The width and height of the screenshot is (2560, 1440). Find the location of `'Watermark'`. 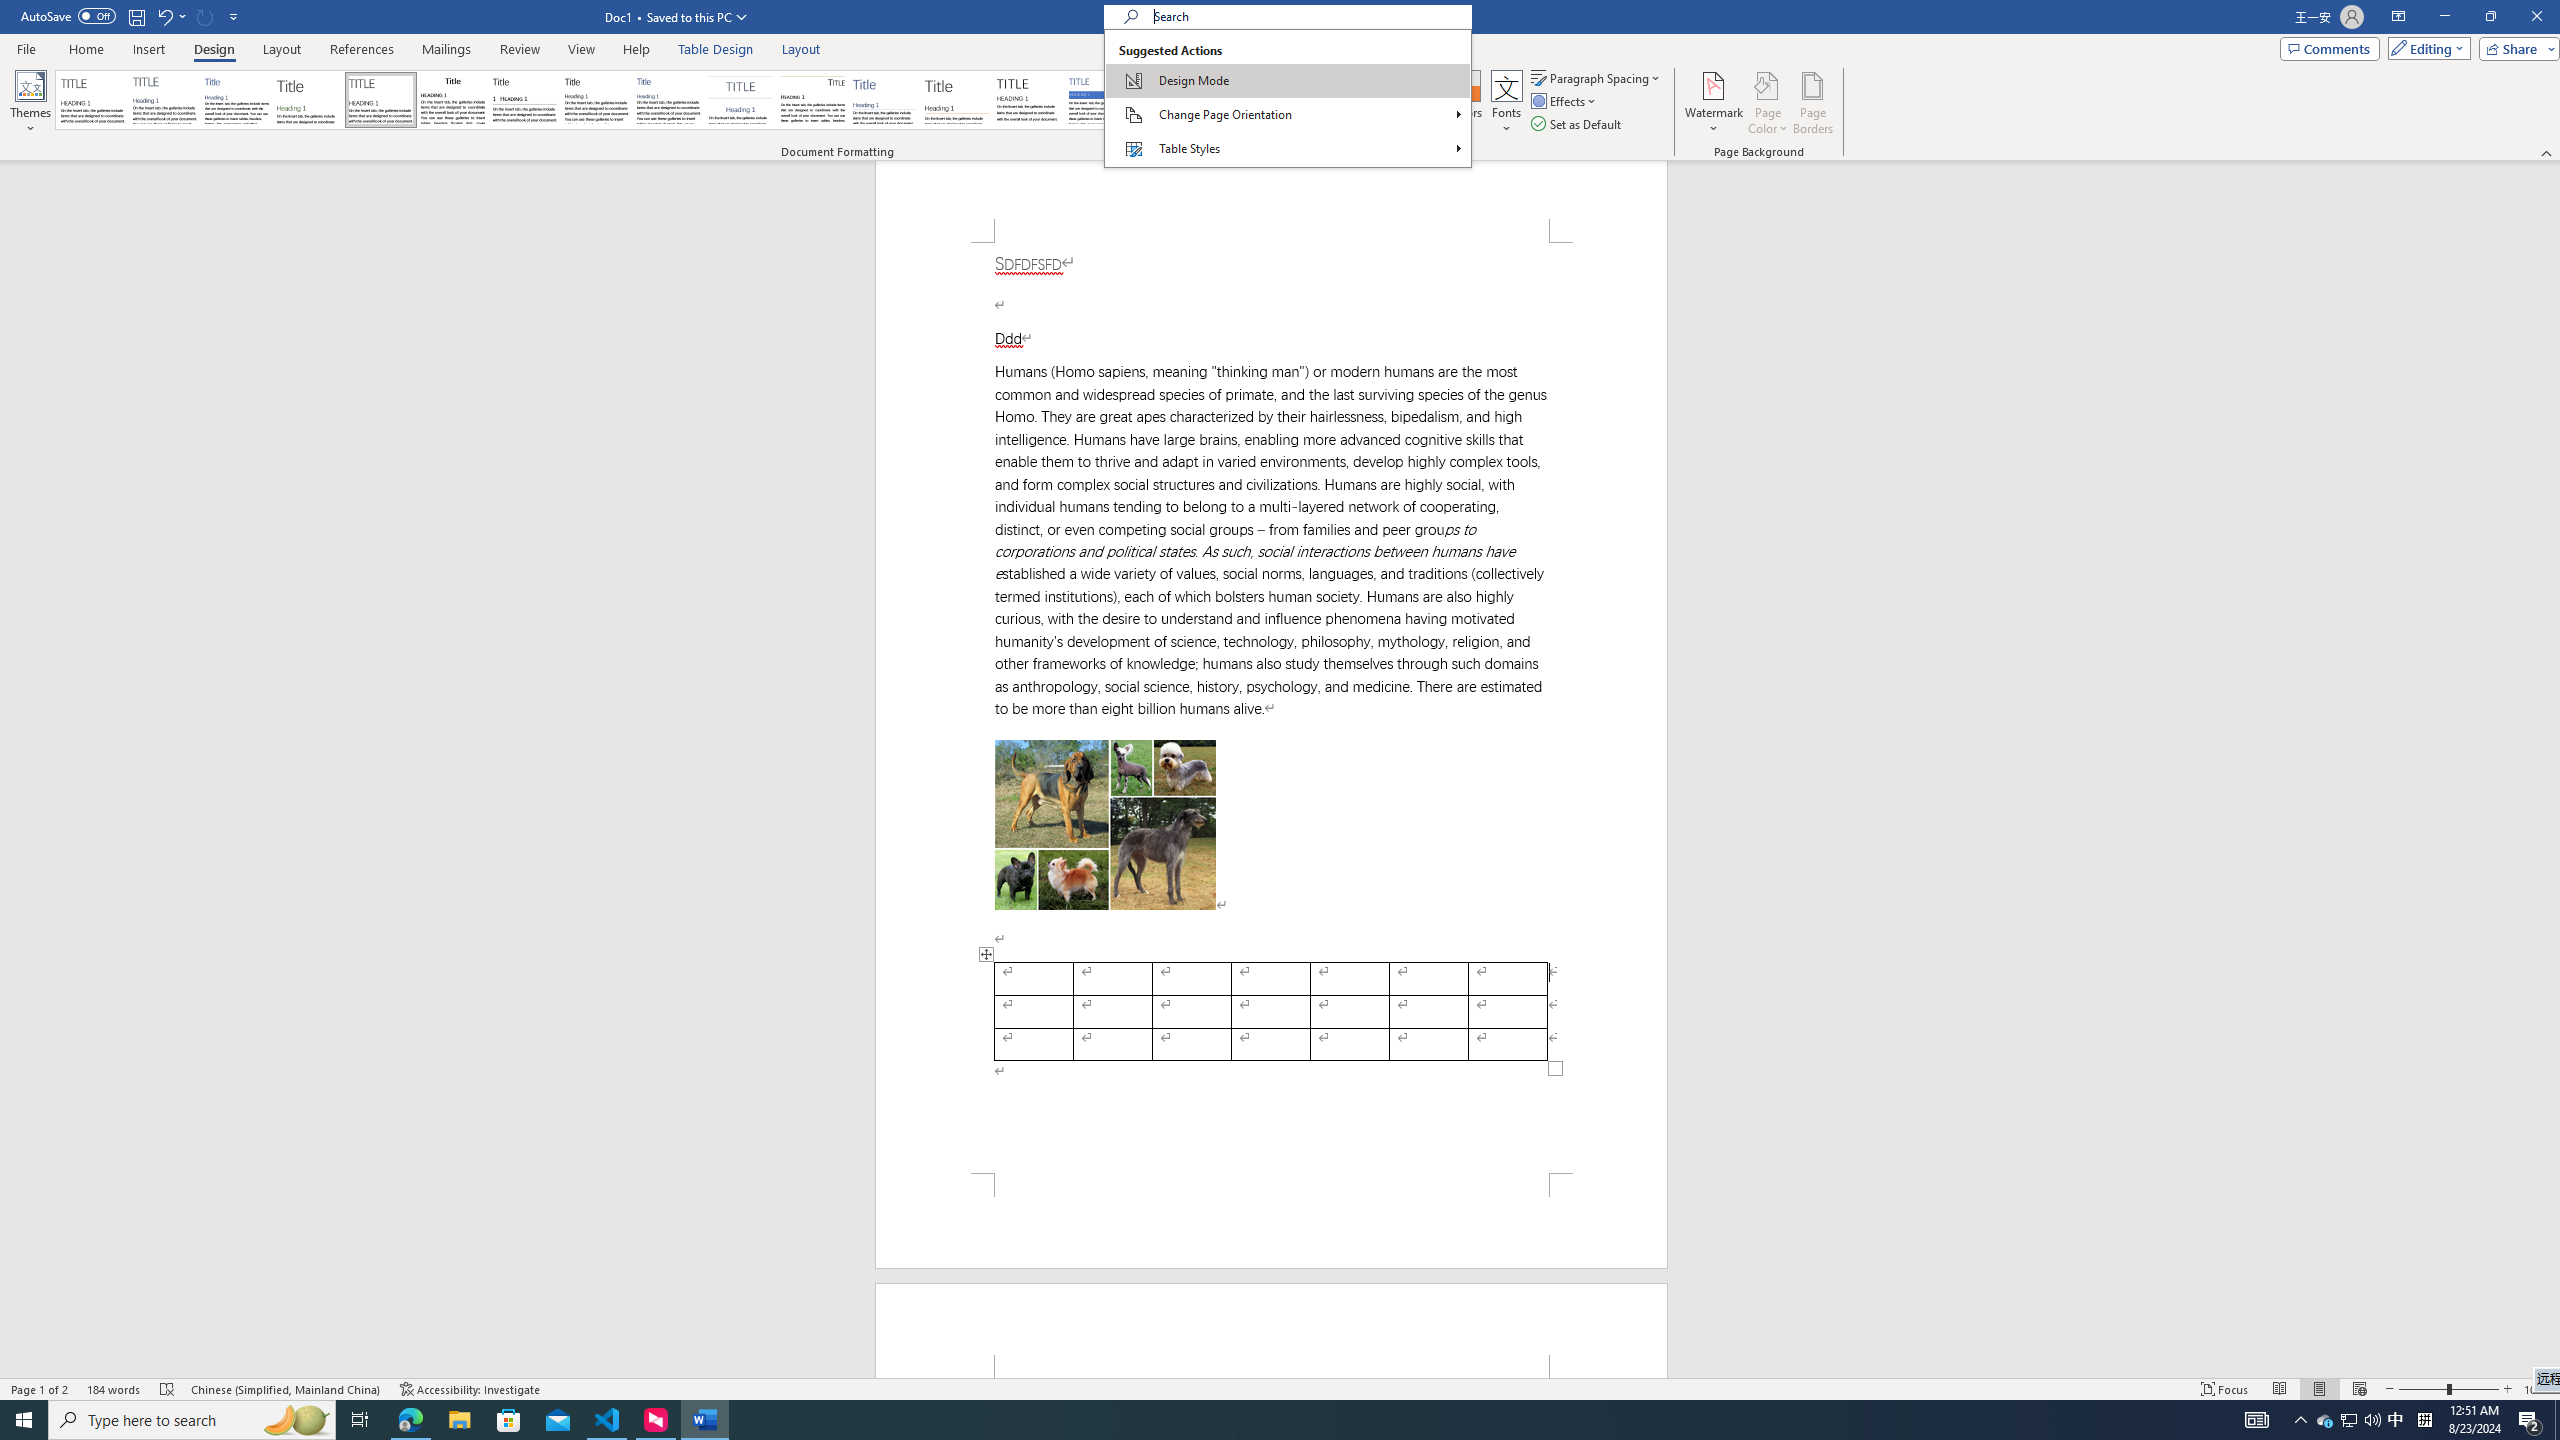

'Watermark' is located at coordinates (1712, 103).